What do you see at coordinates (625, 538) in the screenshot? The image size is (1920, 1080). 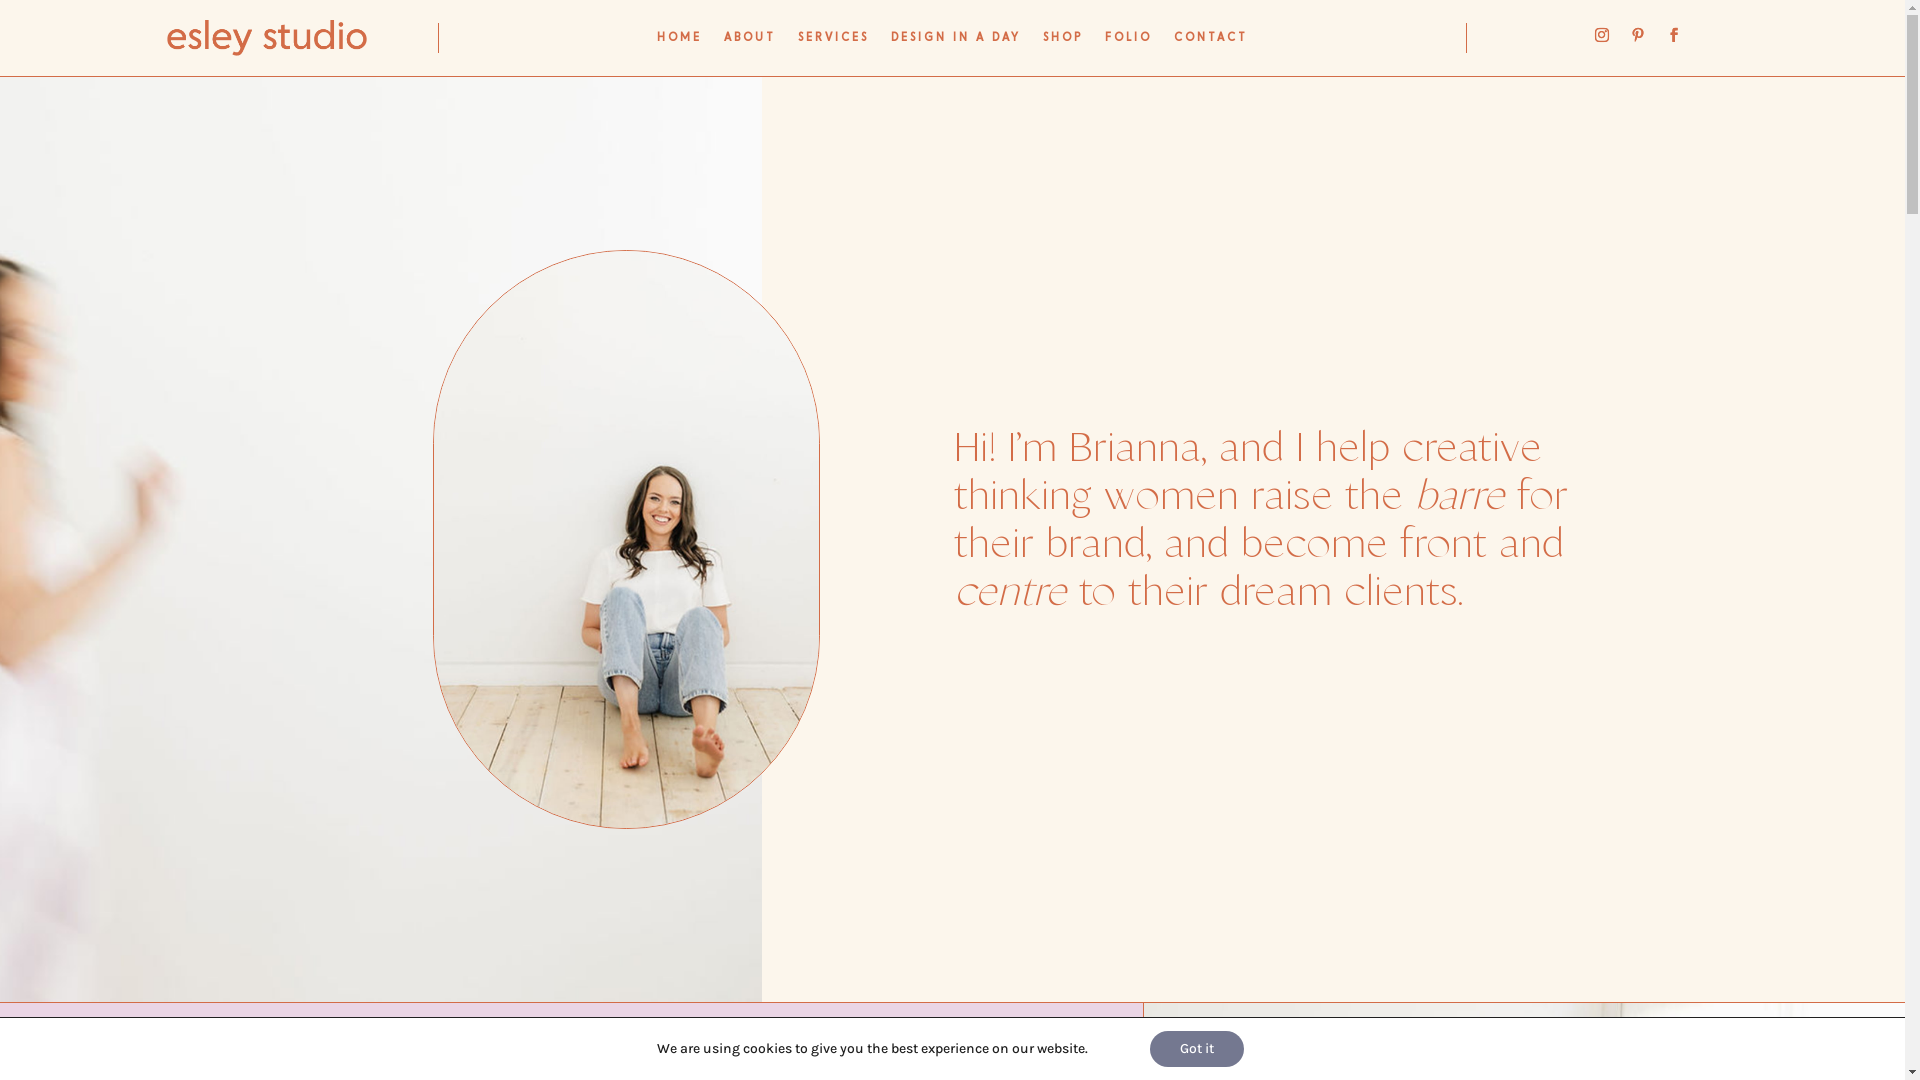 I see `'about-esley-studio'` at bounding box center [625, 538].